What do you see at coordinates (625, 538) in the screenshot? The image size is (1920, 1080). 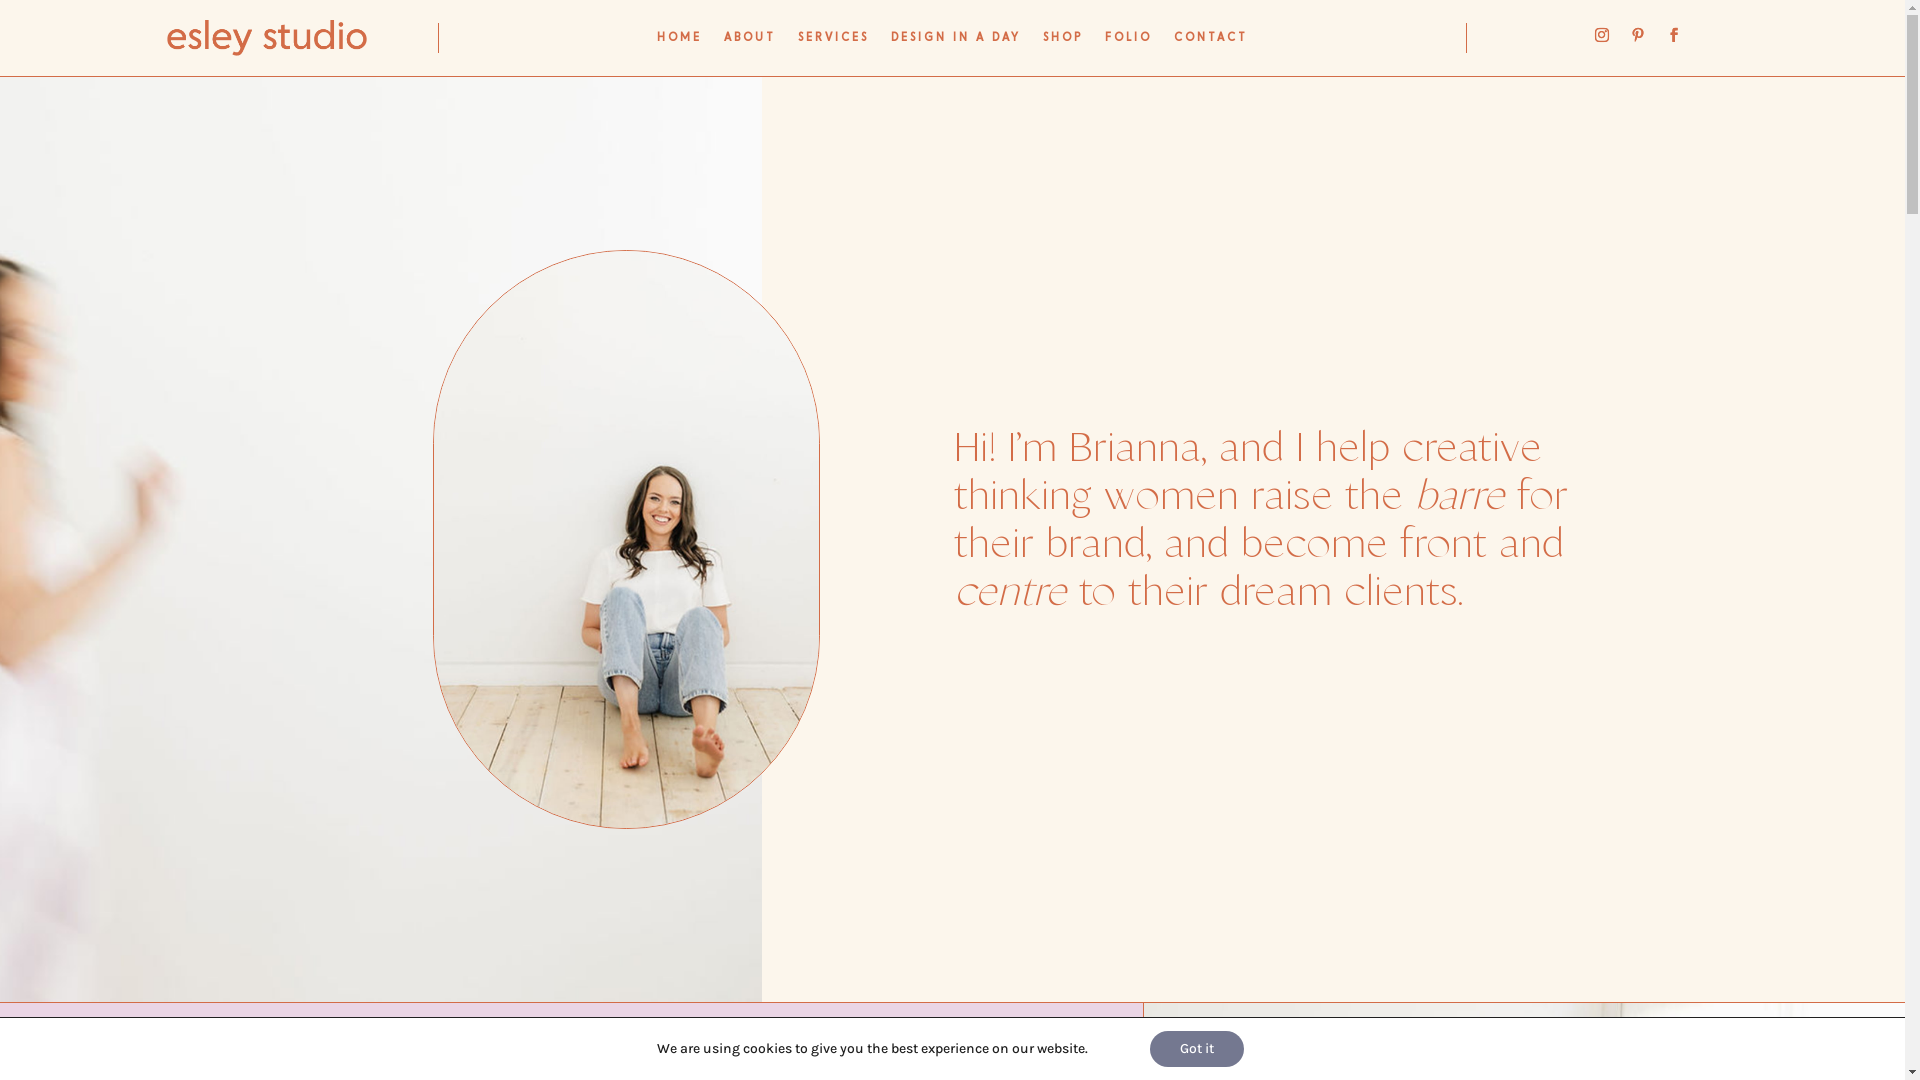 I see `'about-esley-studio'` at bounding box center [625, 538].